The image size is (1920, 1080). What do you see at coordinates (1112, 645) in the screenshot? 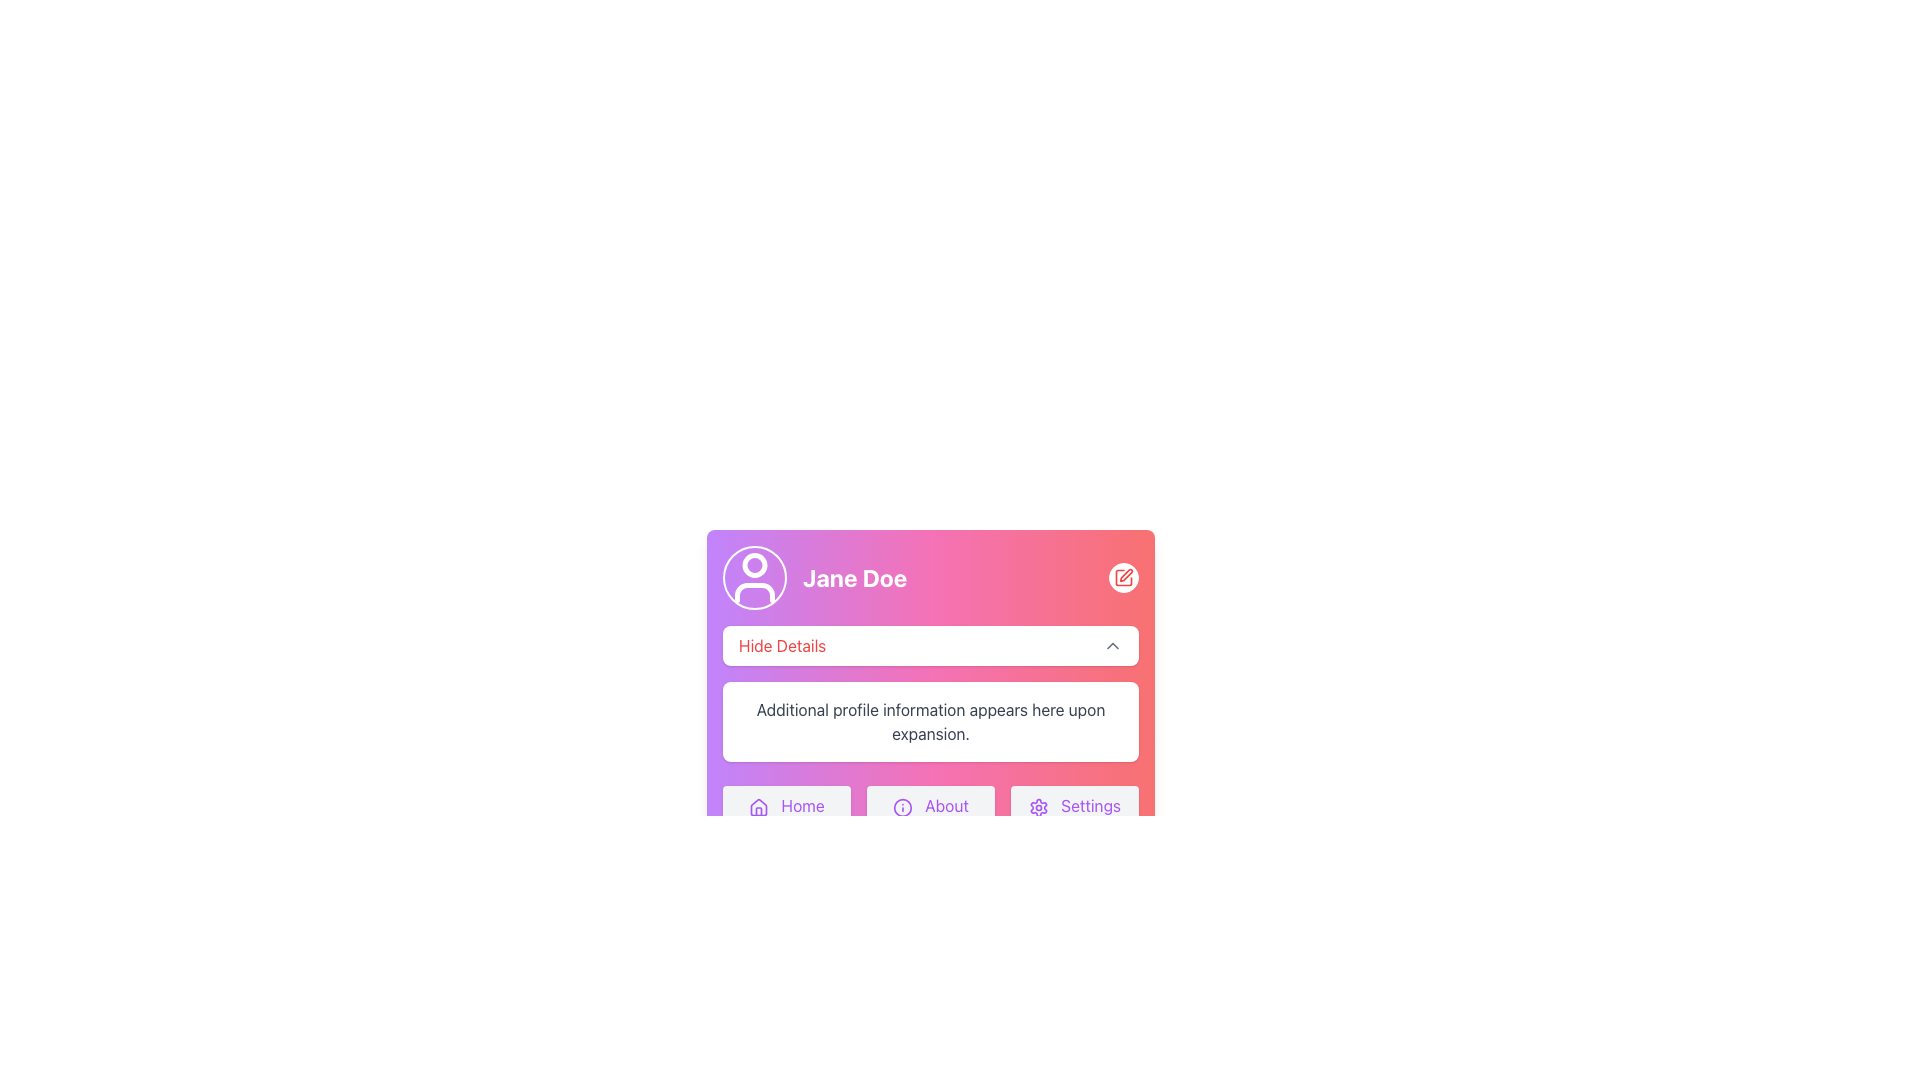
I see `the chevron-up icon located on the far-right side of the 'Hide Details' button` at bounding box center [1112, 645].